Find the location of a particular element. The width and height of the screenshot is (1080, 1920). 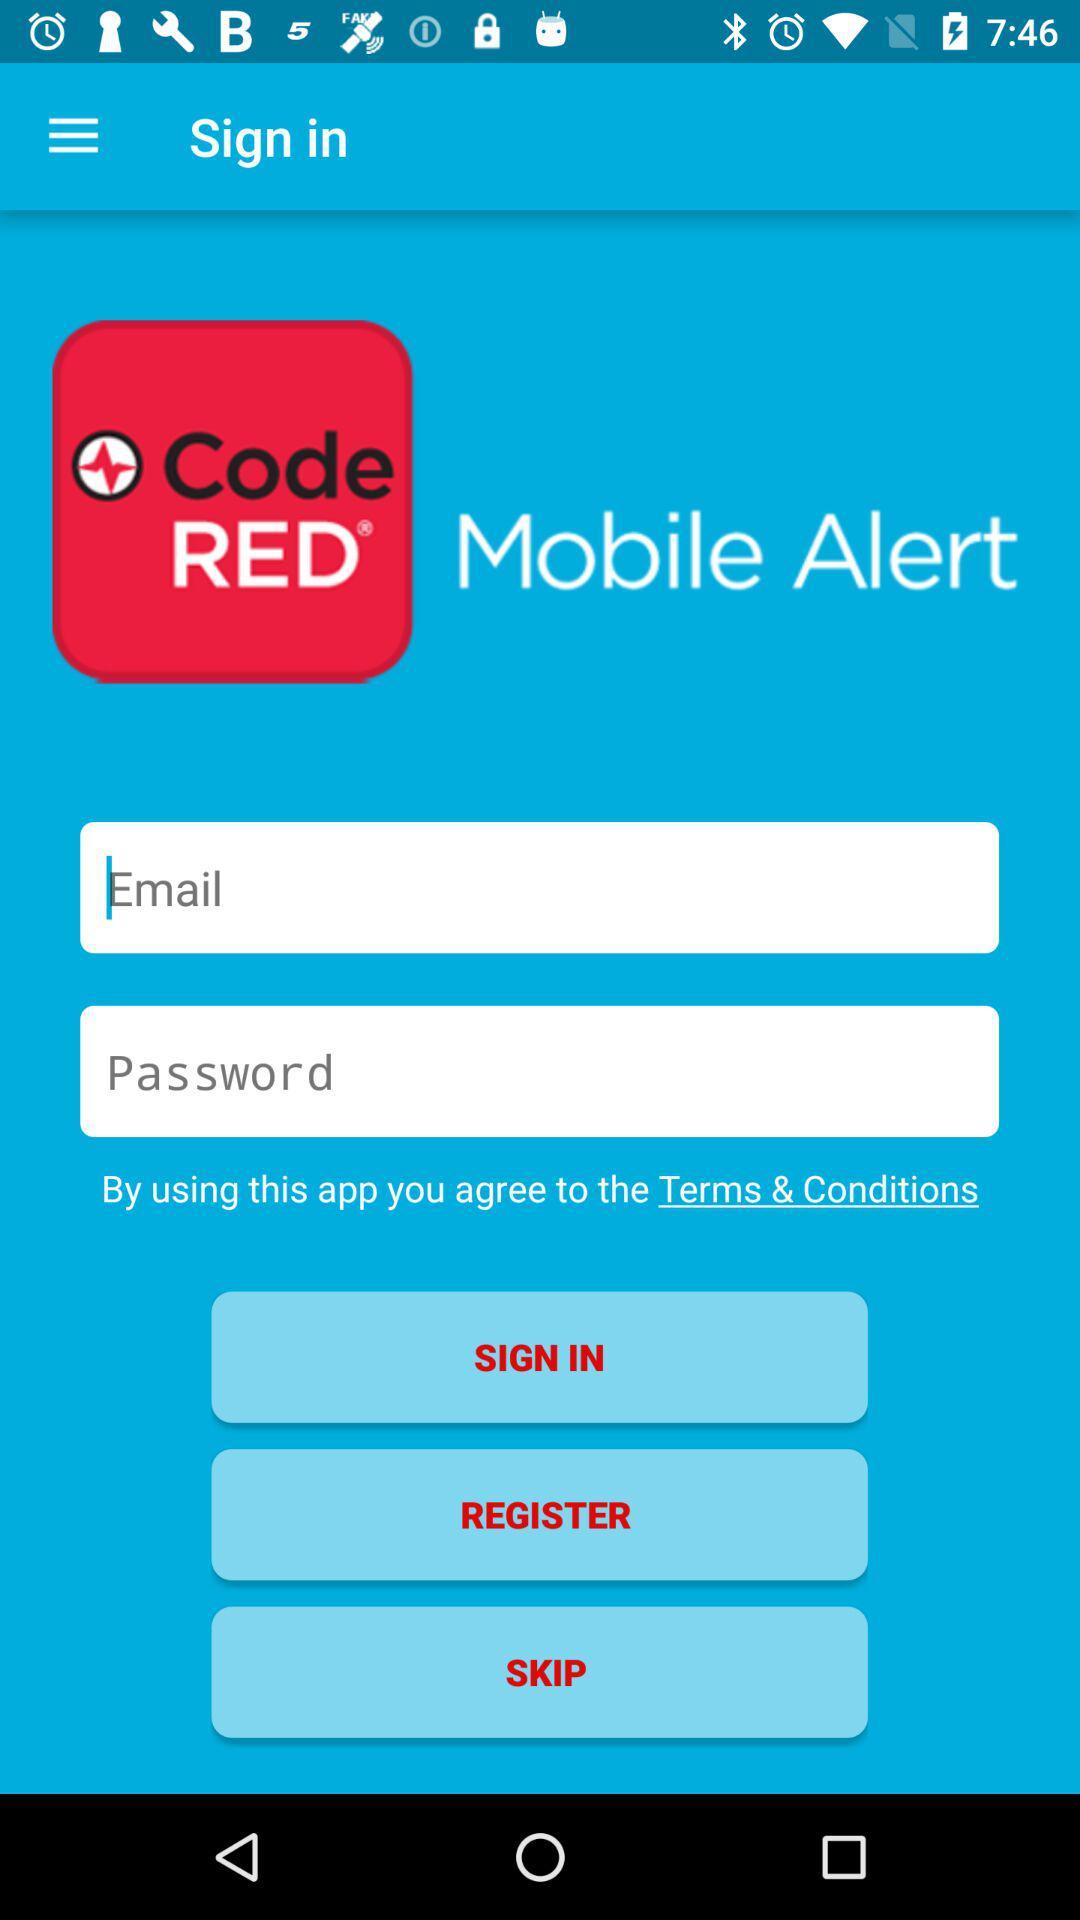

the icon above the sign in is located at coordinates (540, 1188).